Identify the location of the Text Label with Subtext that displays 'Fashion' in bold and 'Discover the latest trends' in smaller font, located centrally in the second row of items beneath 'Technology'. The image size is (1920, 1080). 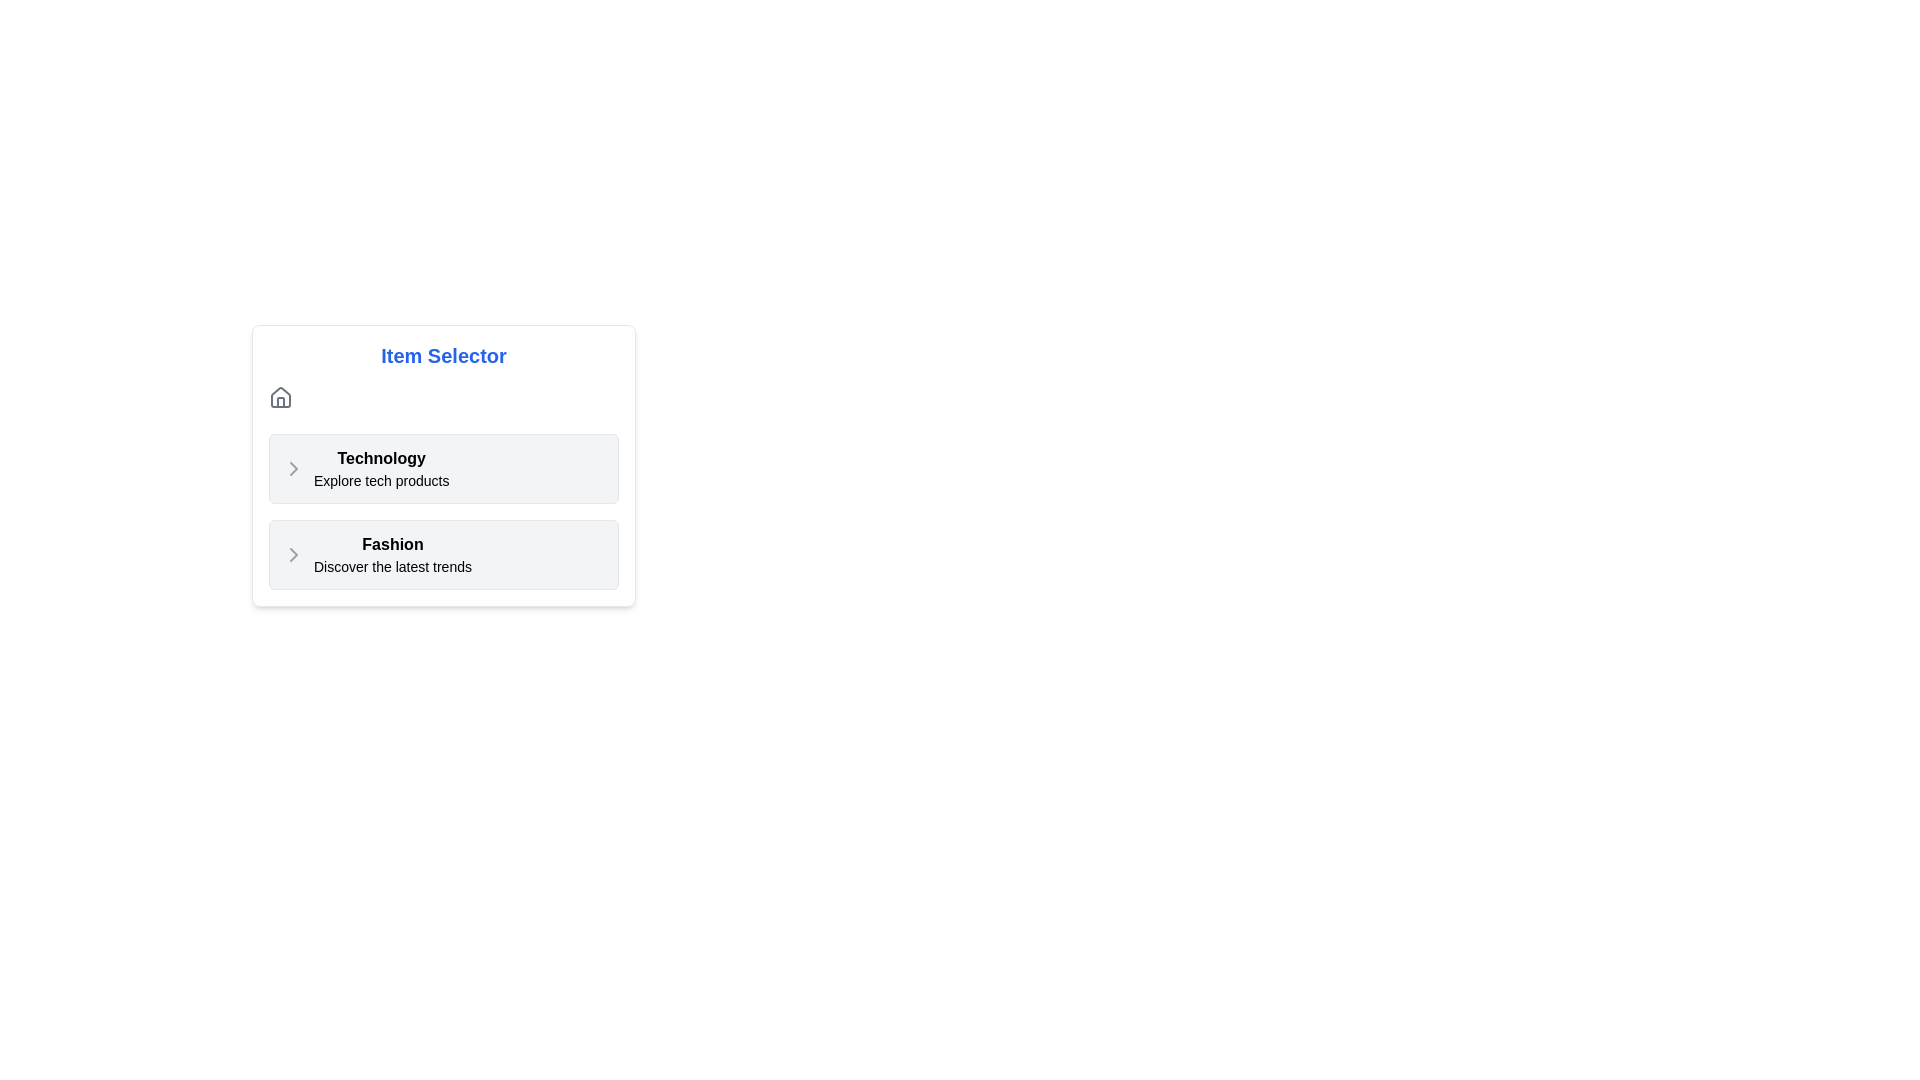
(393, 555).